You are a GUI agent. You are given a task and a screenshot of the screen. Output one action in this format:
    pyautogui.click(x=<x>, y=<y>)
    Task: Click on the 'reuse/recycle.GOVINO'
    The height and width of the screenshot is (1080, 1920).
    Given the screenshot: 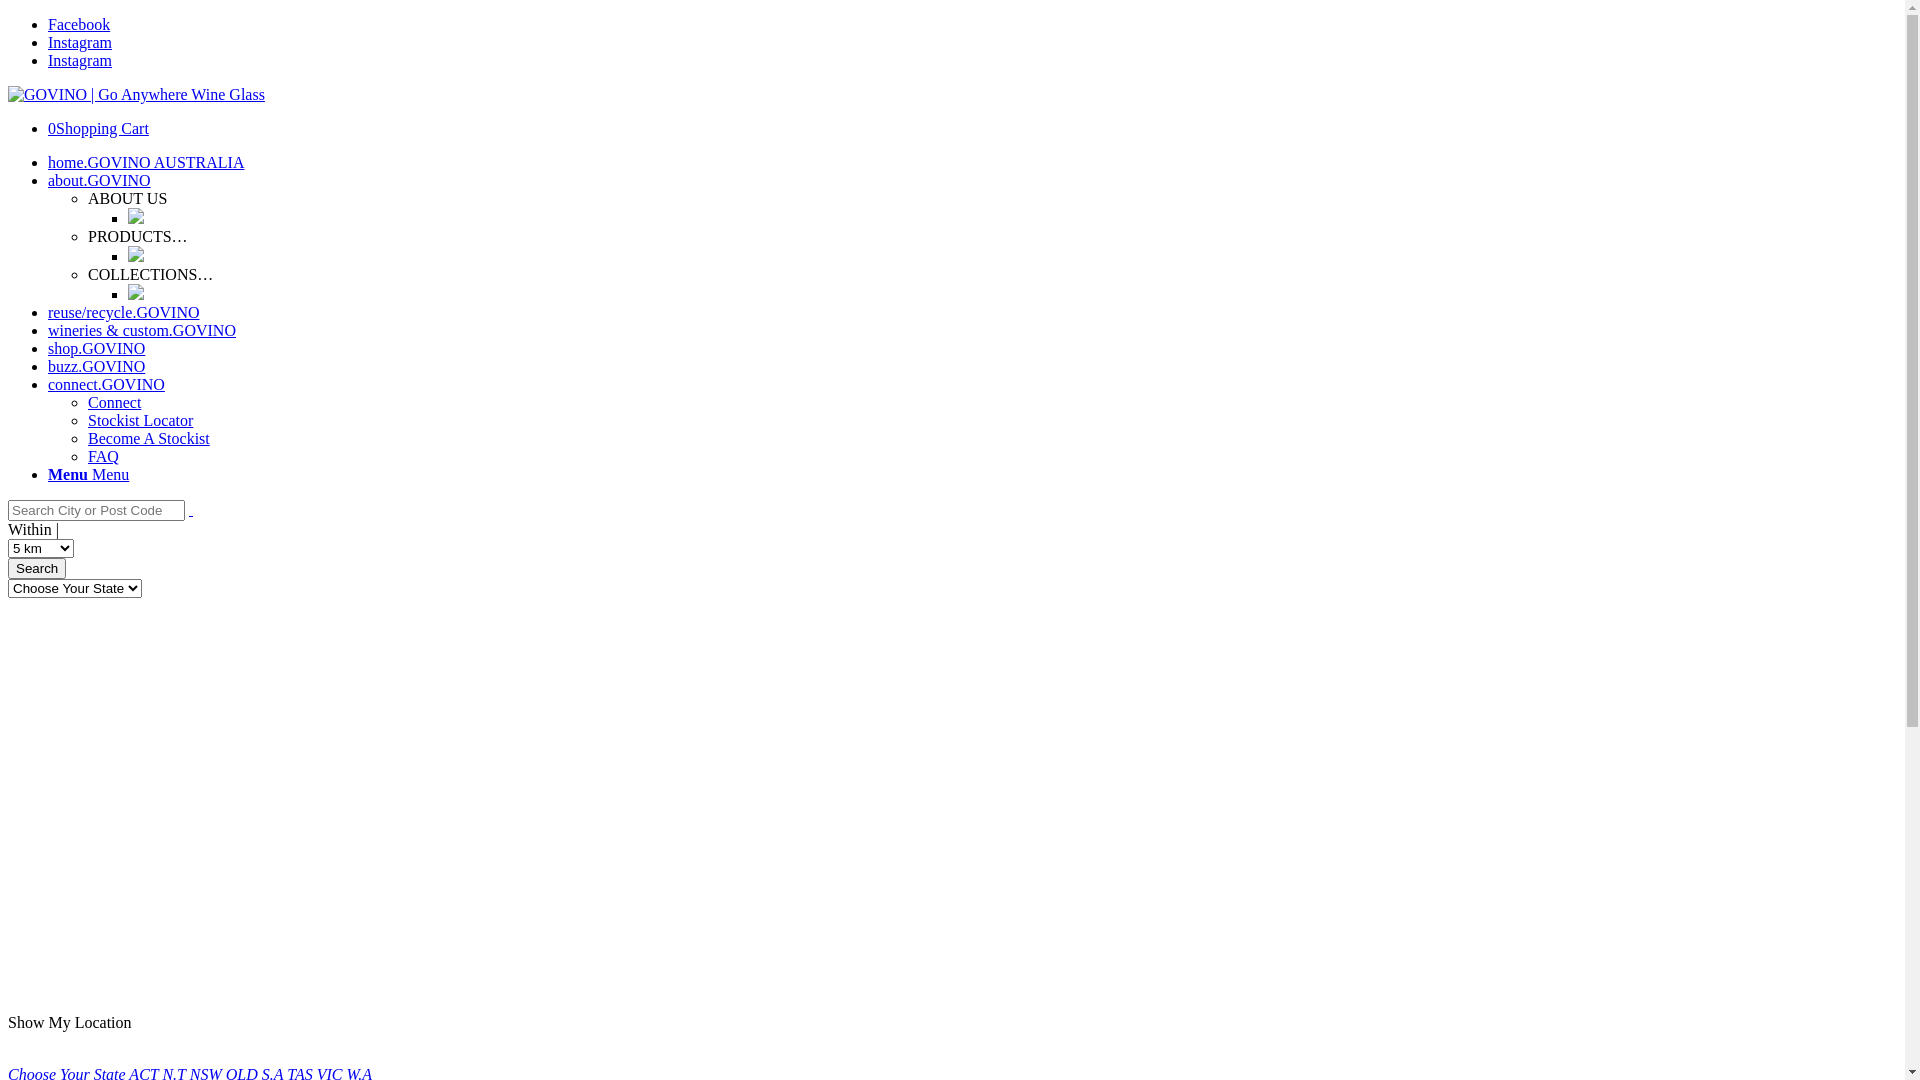 What is the action you would take?
    pyautogui.click(x=48, y=312)
    